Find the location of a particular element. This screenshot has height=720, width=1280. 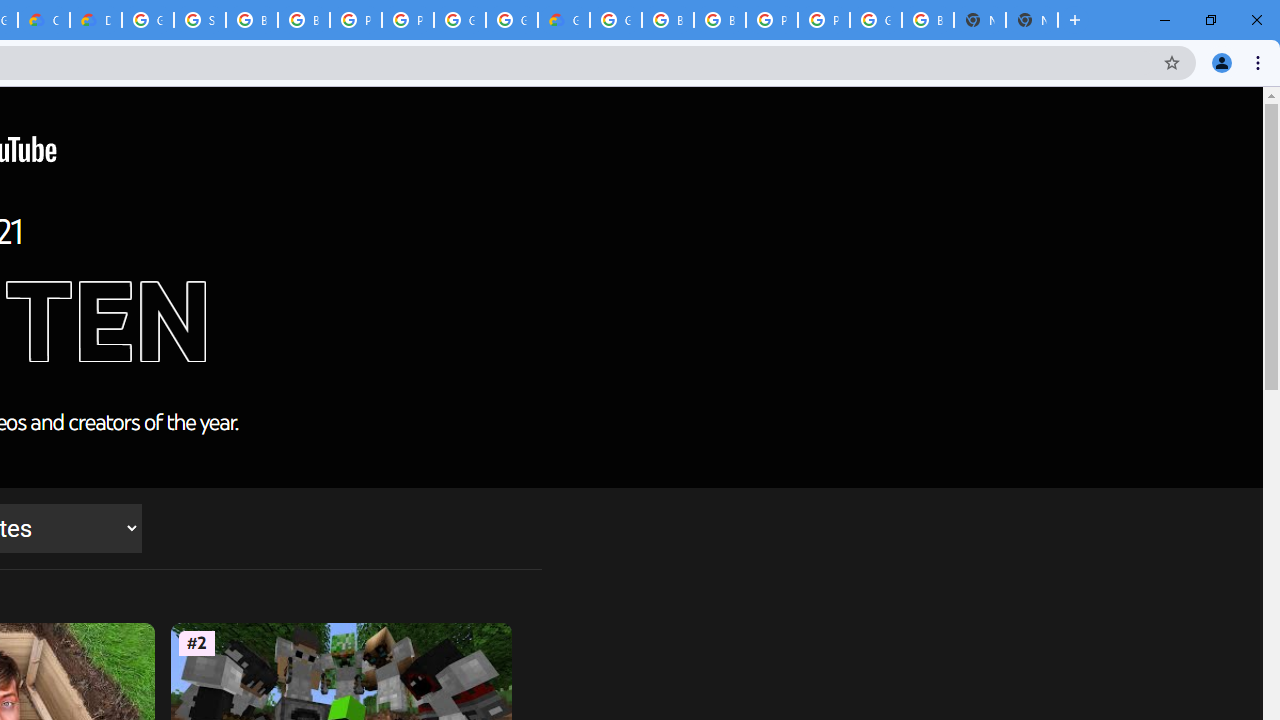

'Google Cloud Estimate Summary' is located at coordinates (562, 20).